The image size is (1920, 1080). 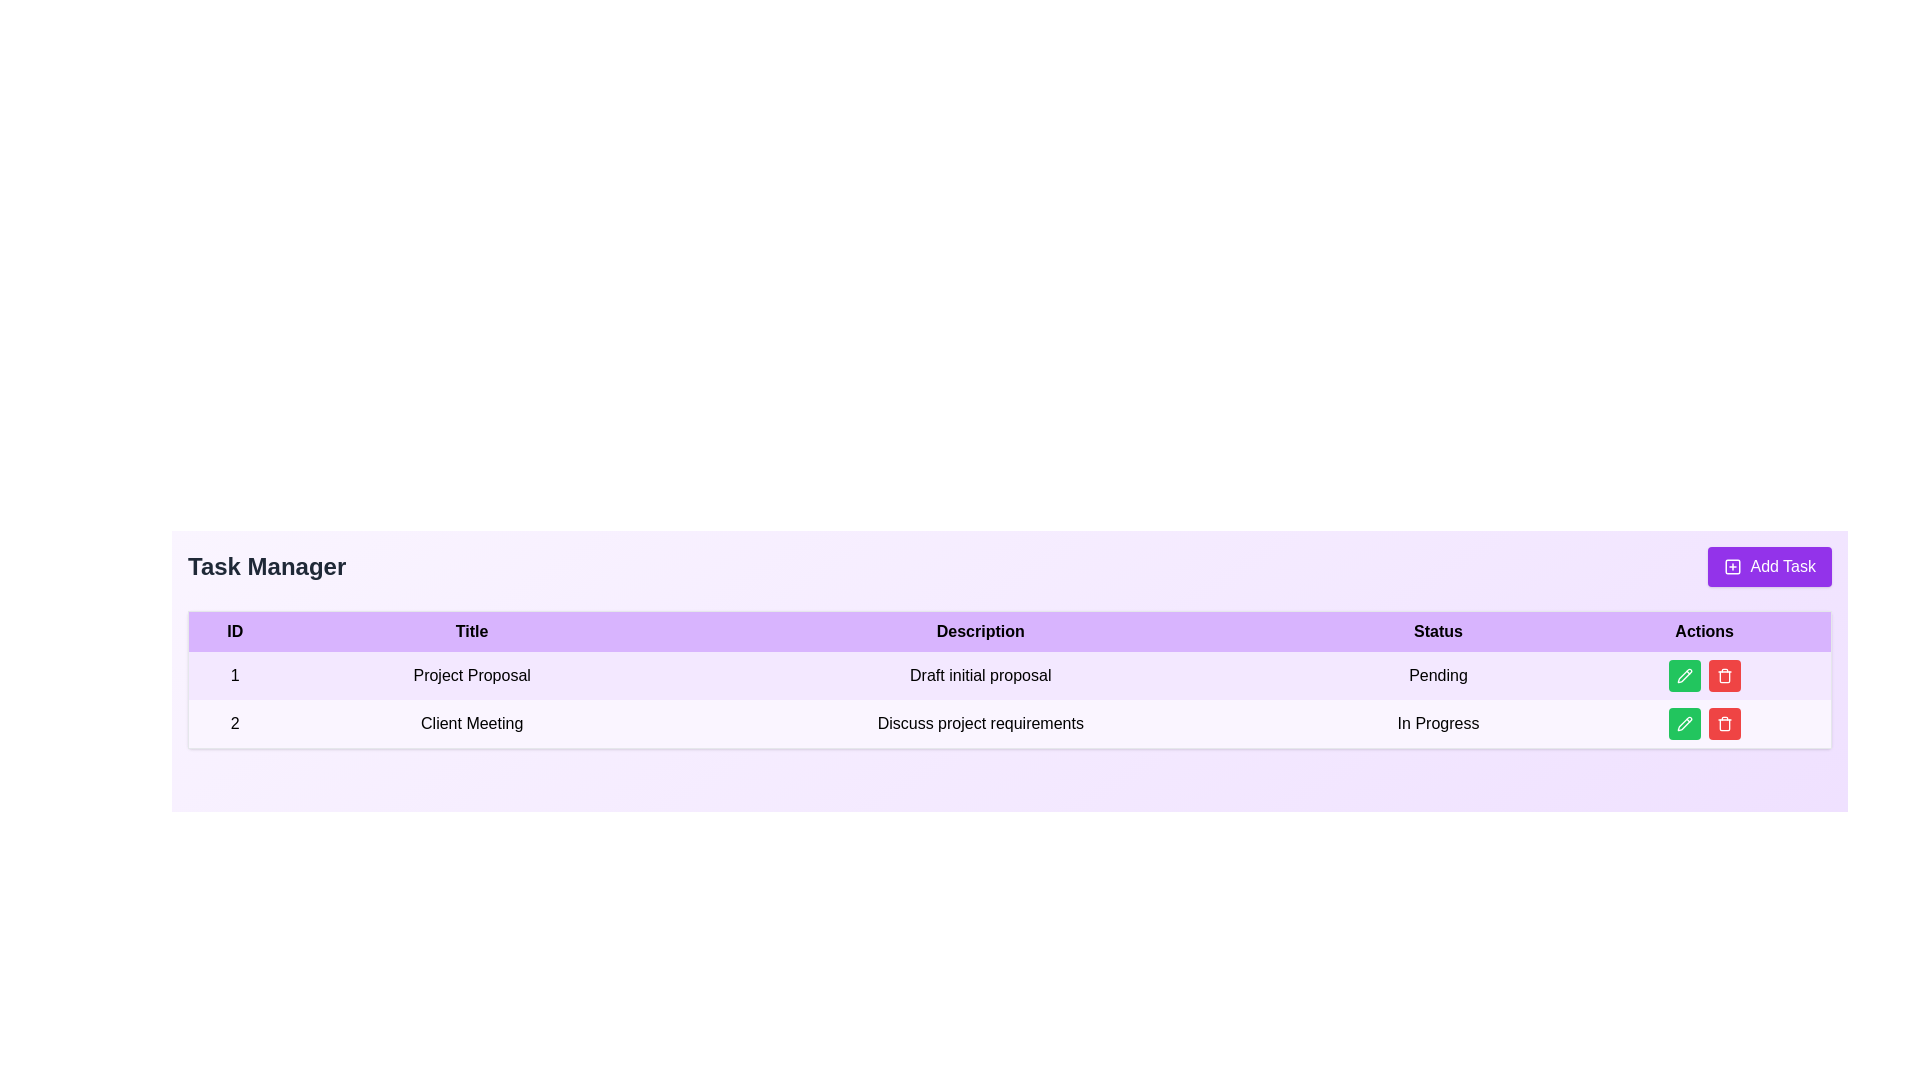 What do you see at coordinates (1703, 675) in the screenshot?
I see `the red button in the 'Actions' column of the first row corresponding to the 'Project Proposal' task` at bounding box center [1703, 675].